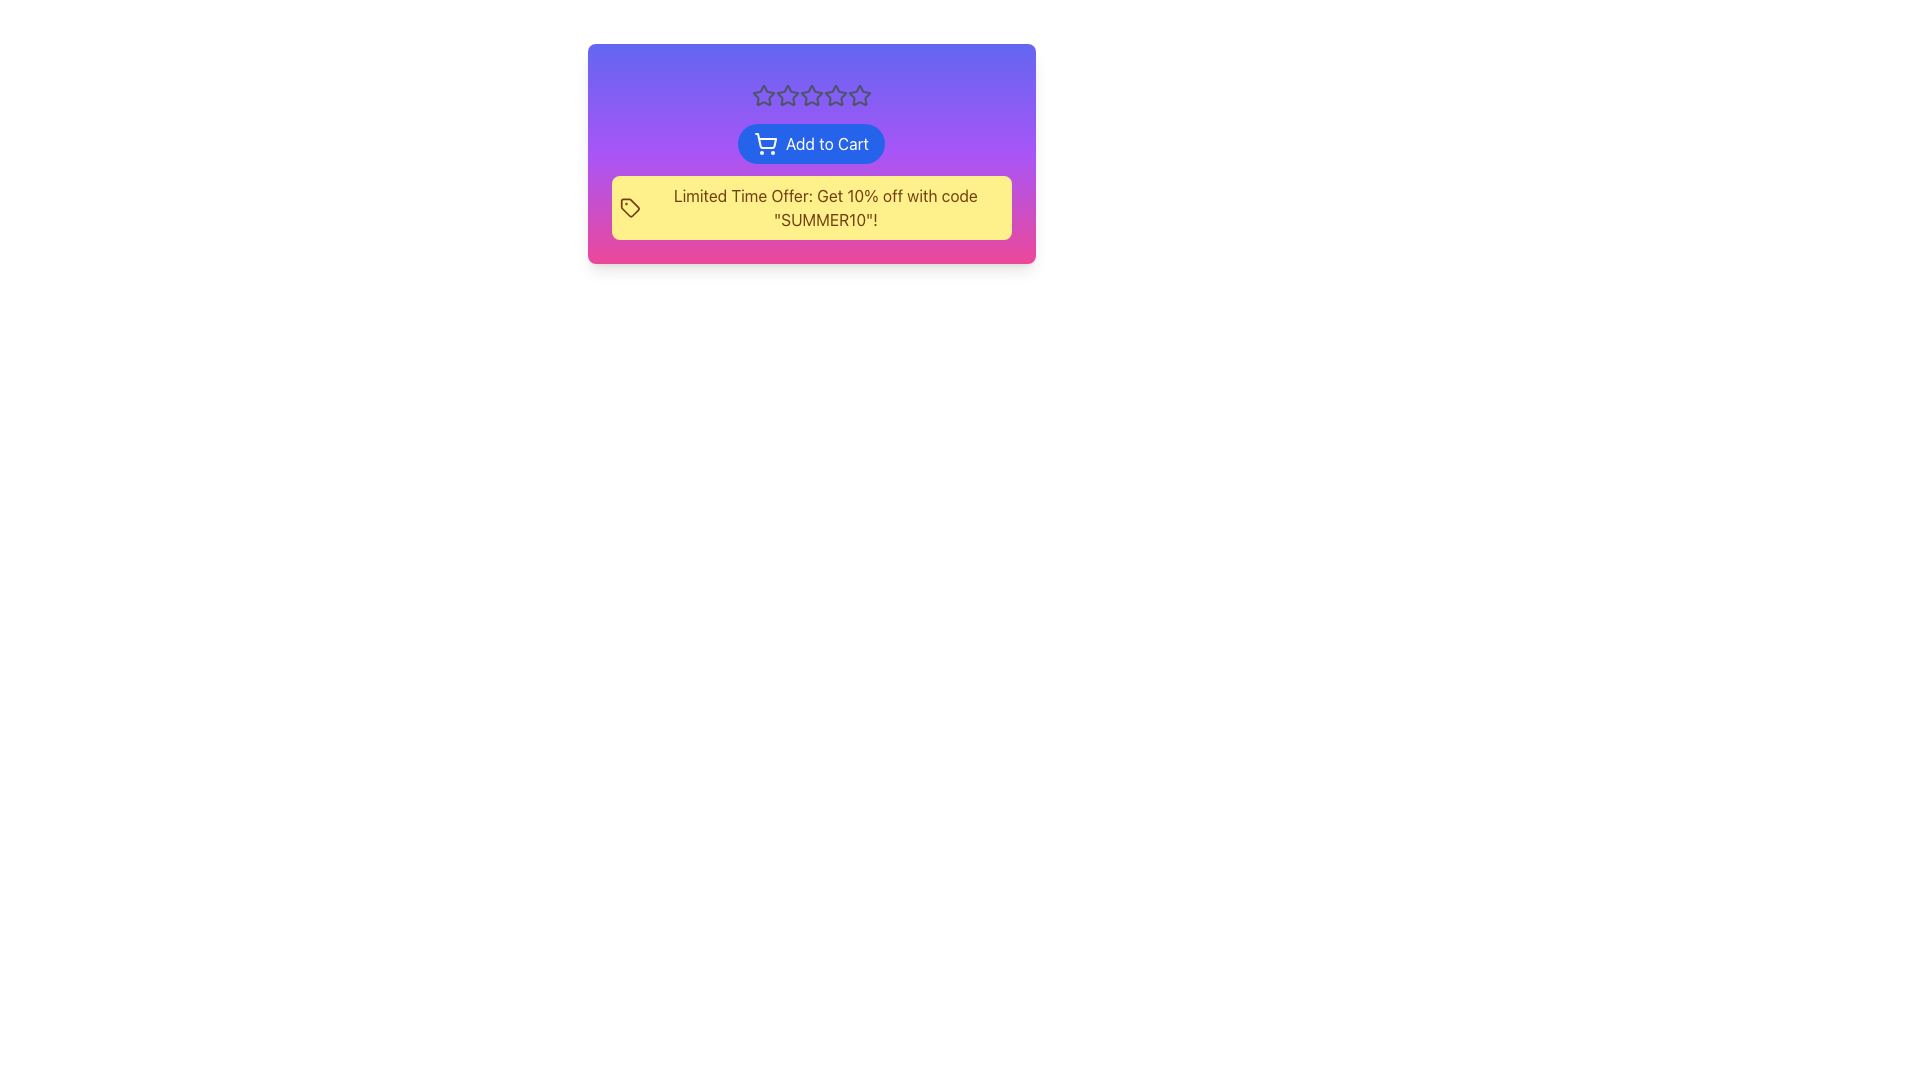 This screenshot has width=1920, height=1080. What do you see at coordinates (859, 95) in the screenshot?
I see `the fourth star in the five-star rating system` at bounding box center [859, 95].